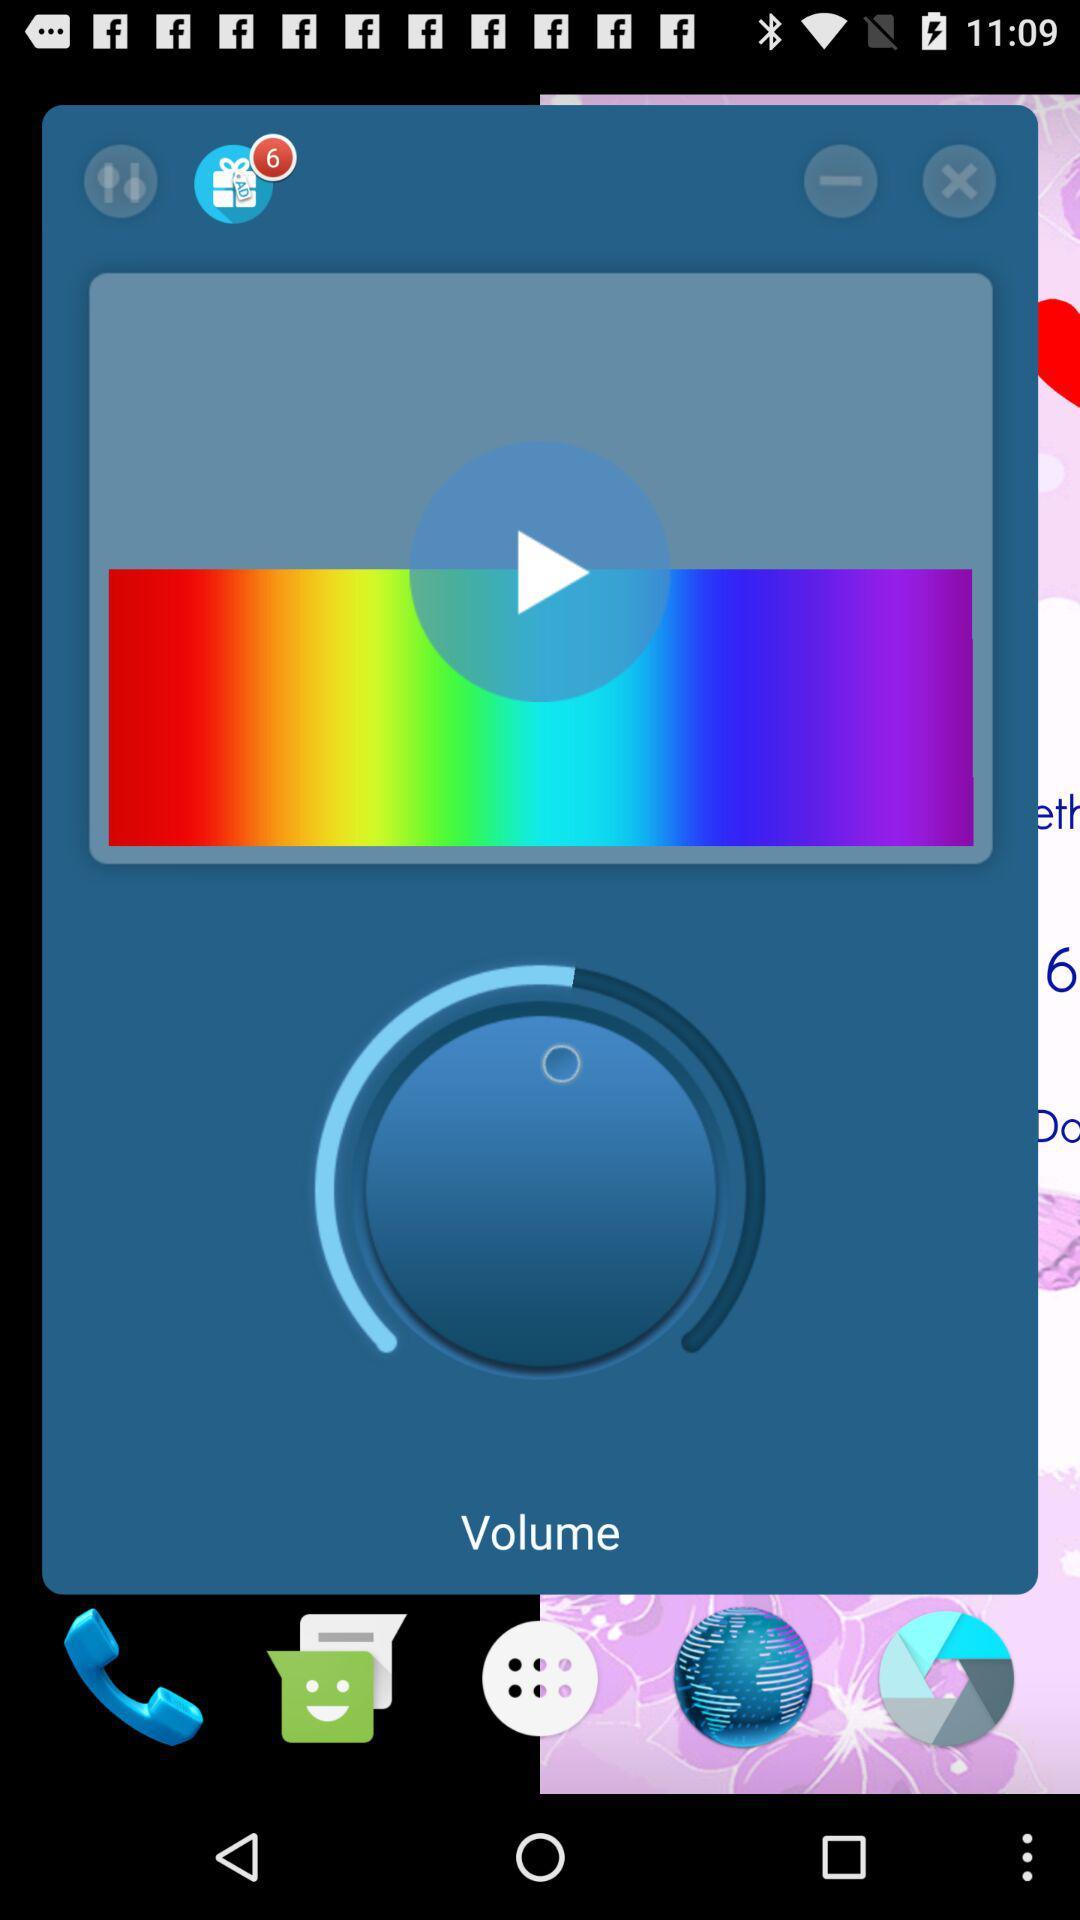 The width and height of the screenshot is (1080, 1920). I want to click on sound, so click(540, 570).